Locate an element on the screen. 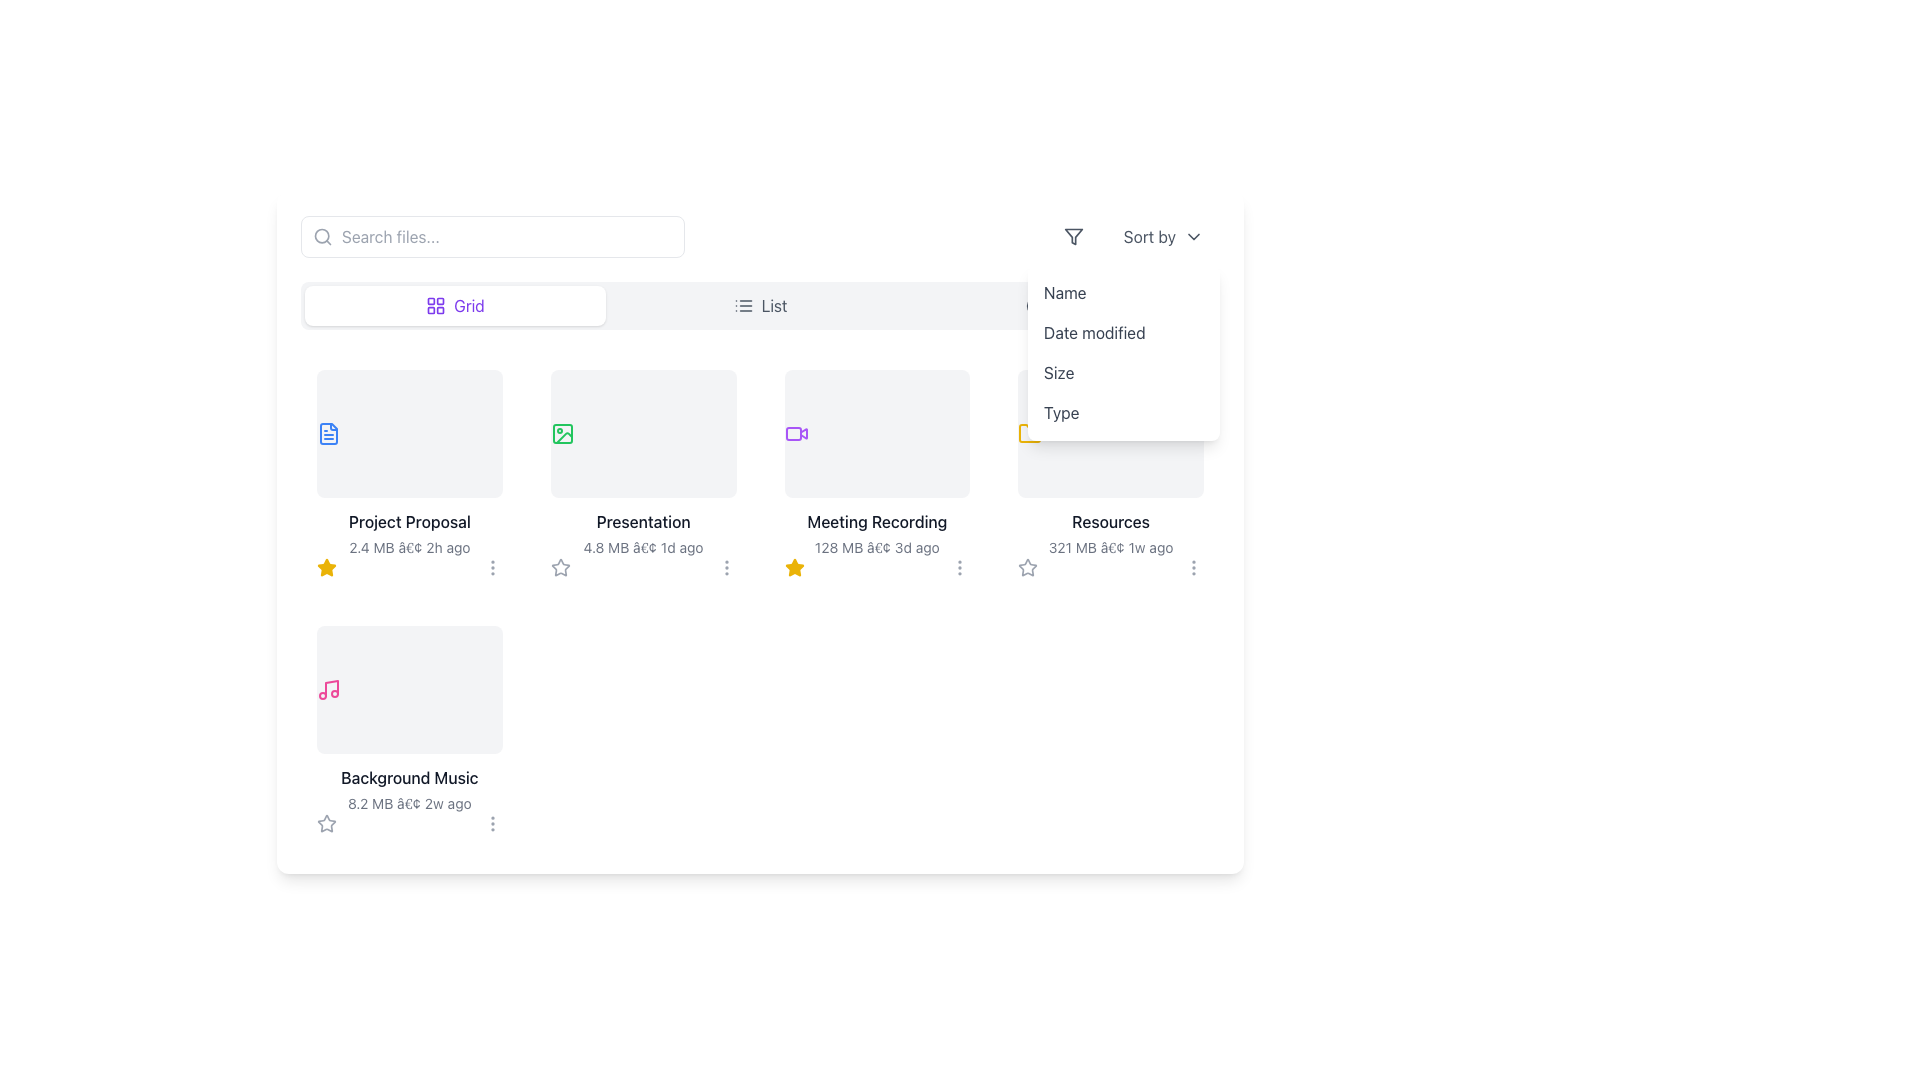  the file document icon with a blue-themed outline located in the top-left tile of the grid layout under 'Project Proposal' is located at coordinates (329, 433).